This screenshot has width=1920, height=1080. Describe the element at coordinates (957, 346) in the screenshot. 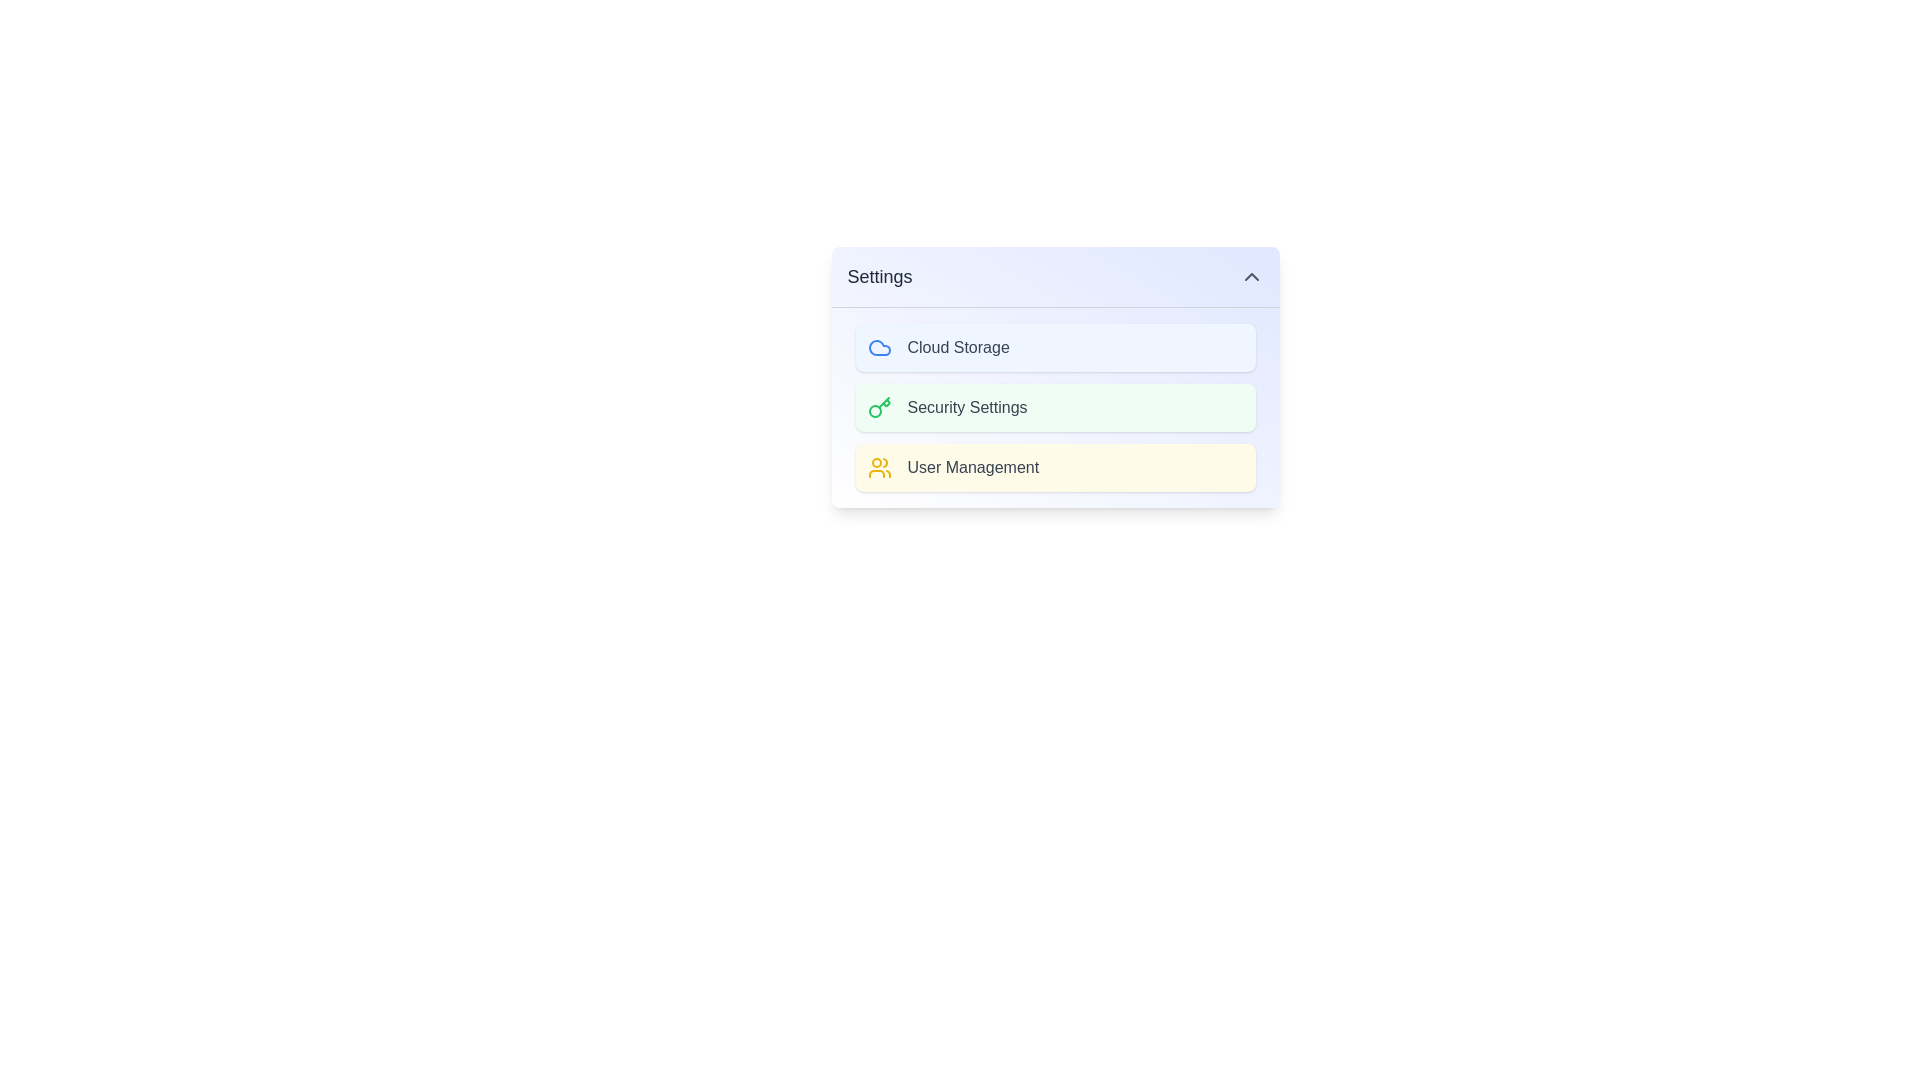

I see `the Text label indicating 'Cloud Storage', which is the first item in the vertical list under the 'Settings' title` at that location.